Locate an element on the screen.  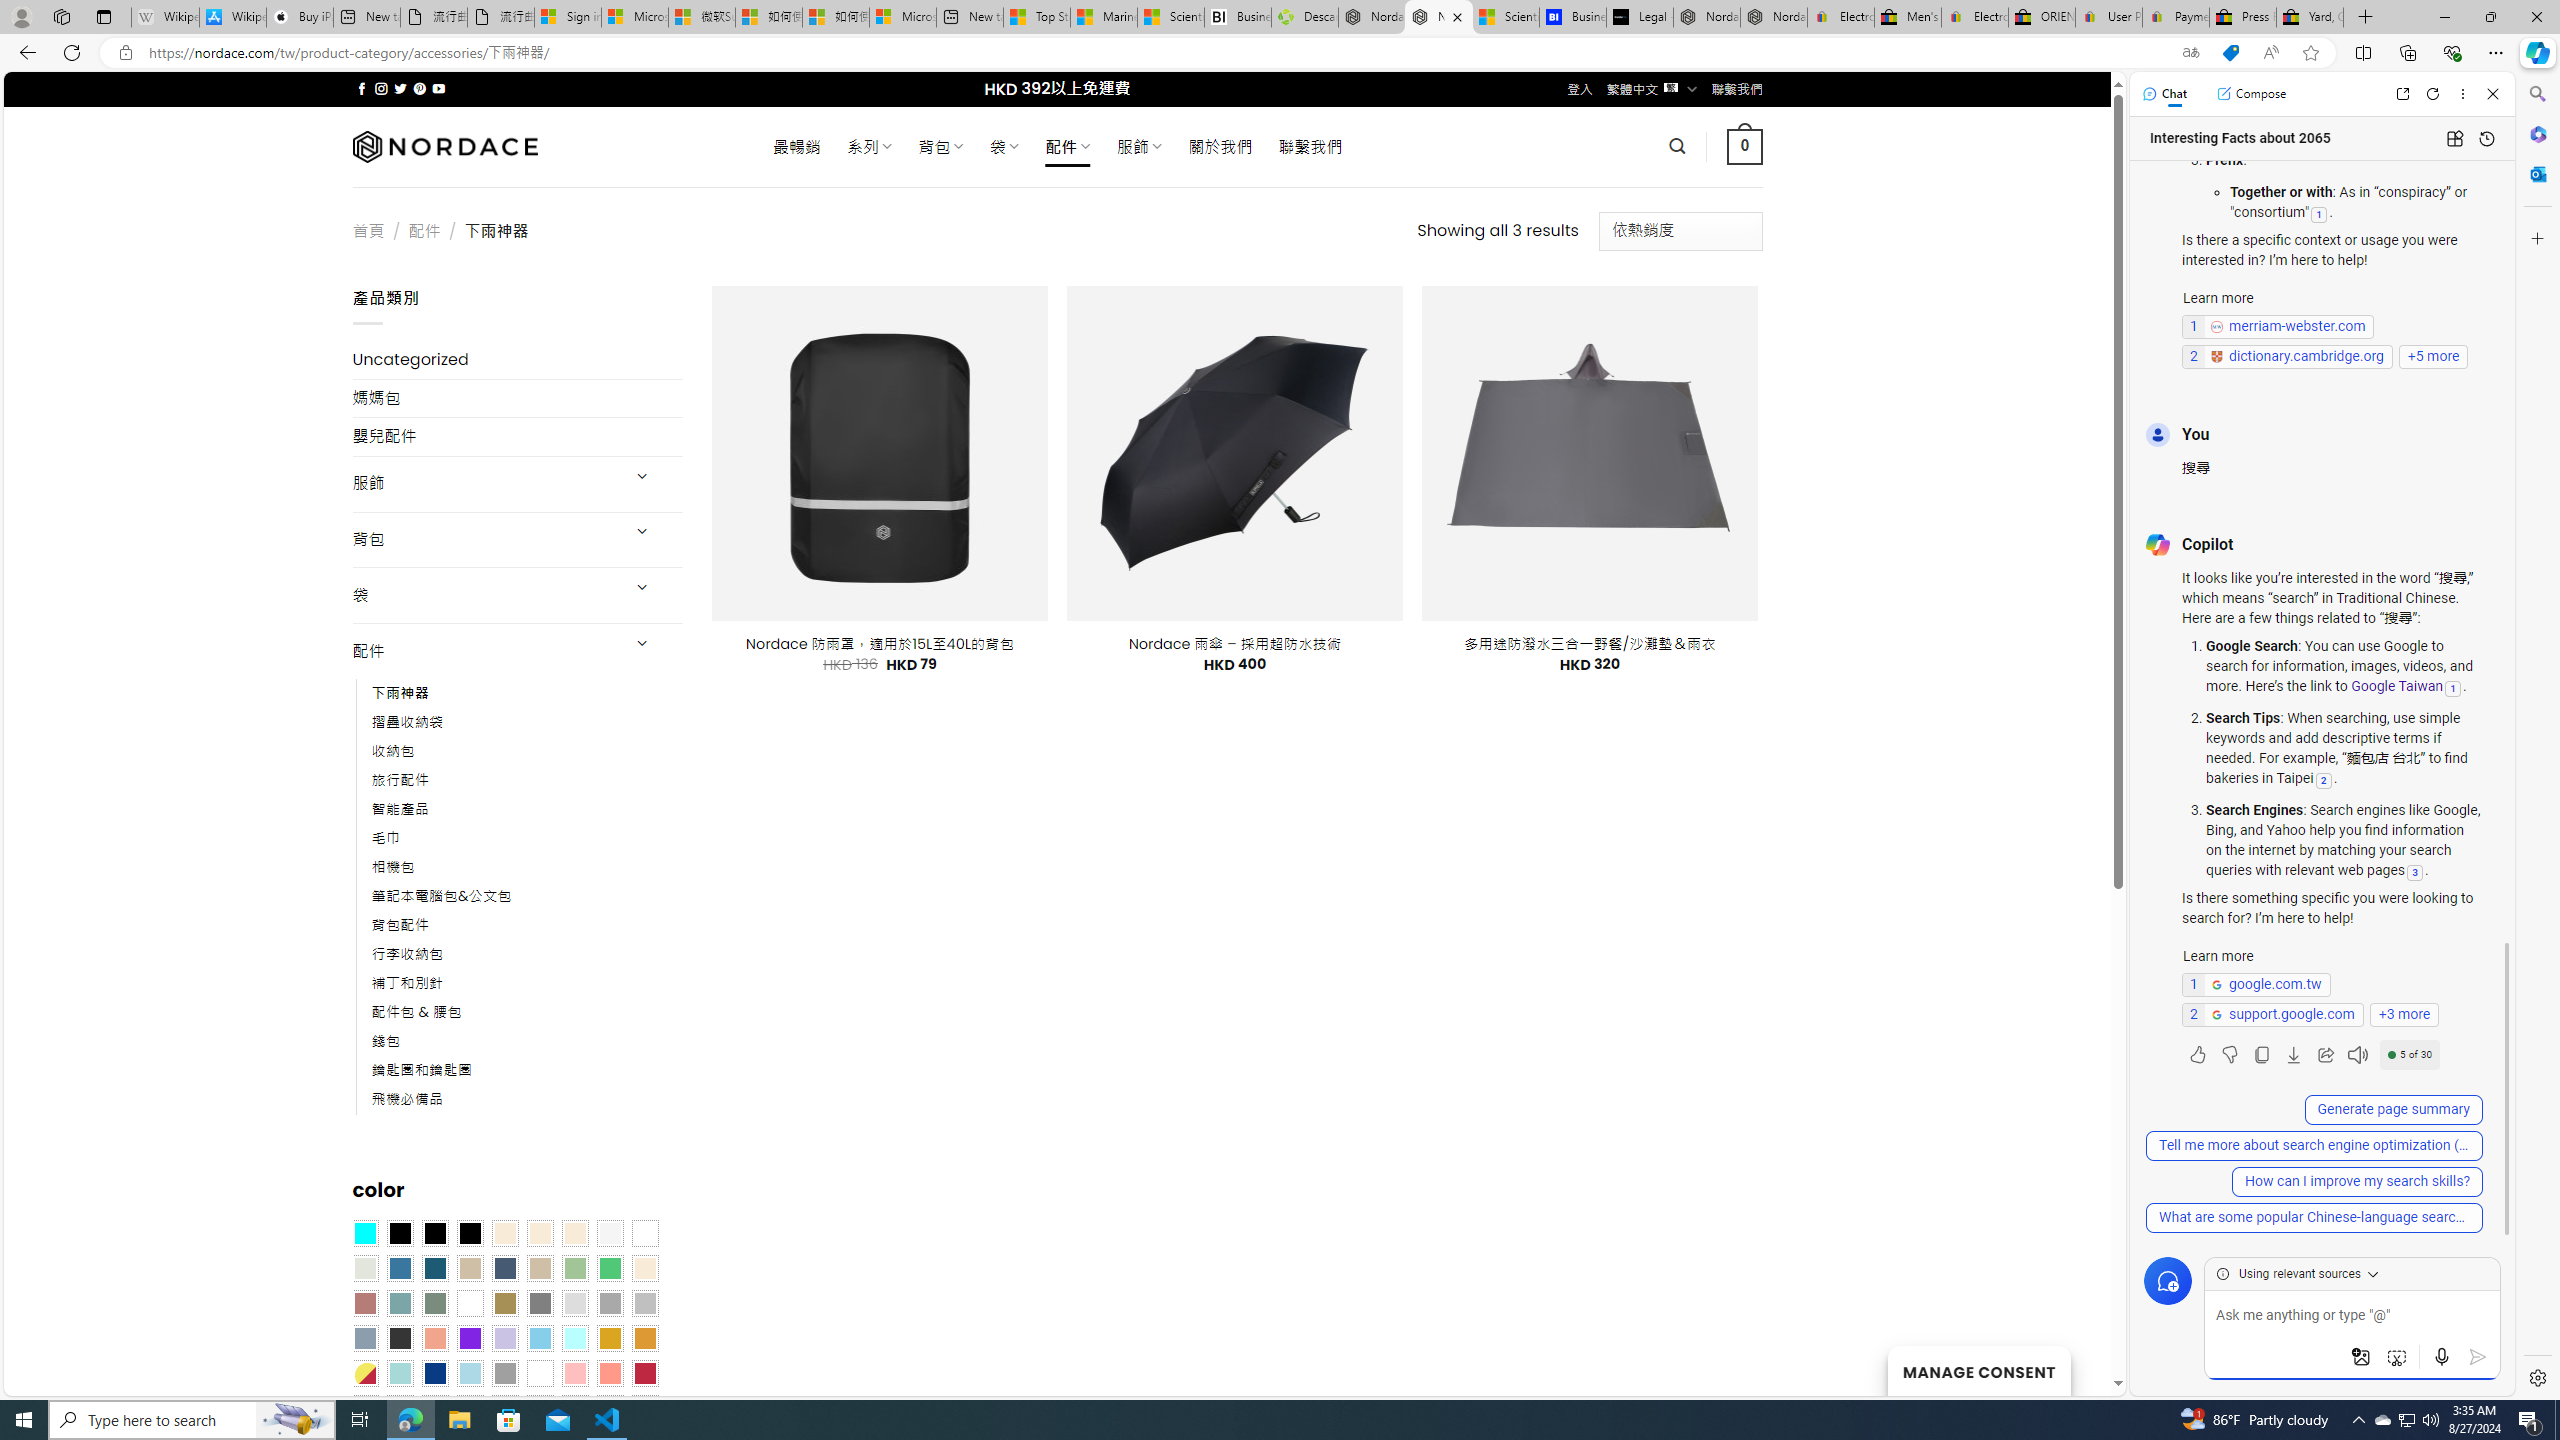
'Uncategorized' is located at coordinates (517, 360).